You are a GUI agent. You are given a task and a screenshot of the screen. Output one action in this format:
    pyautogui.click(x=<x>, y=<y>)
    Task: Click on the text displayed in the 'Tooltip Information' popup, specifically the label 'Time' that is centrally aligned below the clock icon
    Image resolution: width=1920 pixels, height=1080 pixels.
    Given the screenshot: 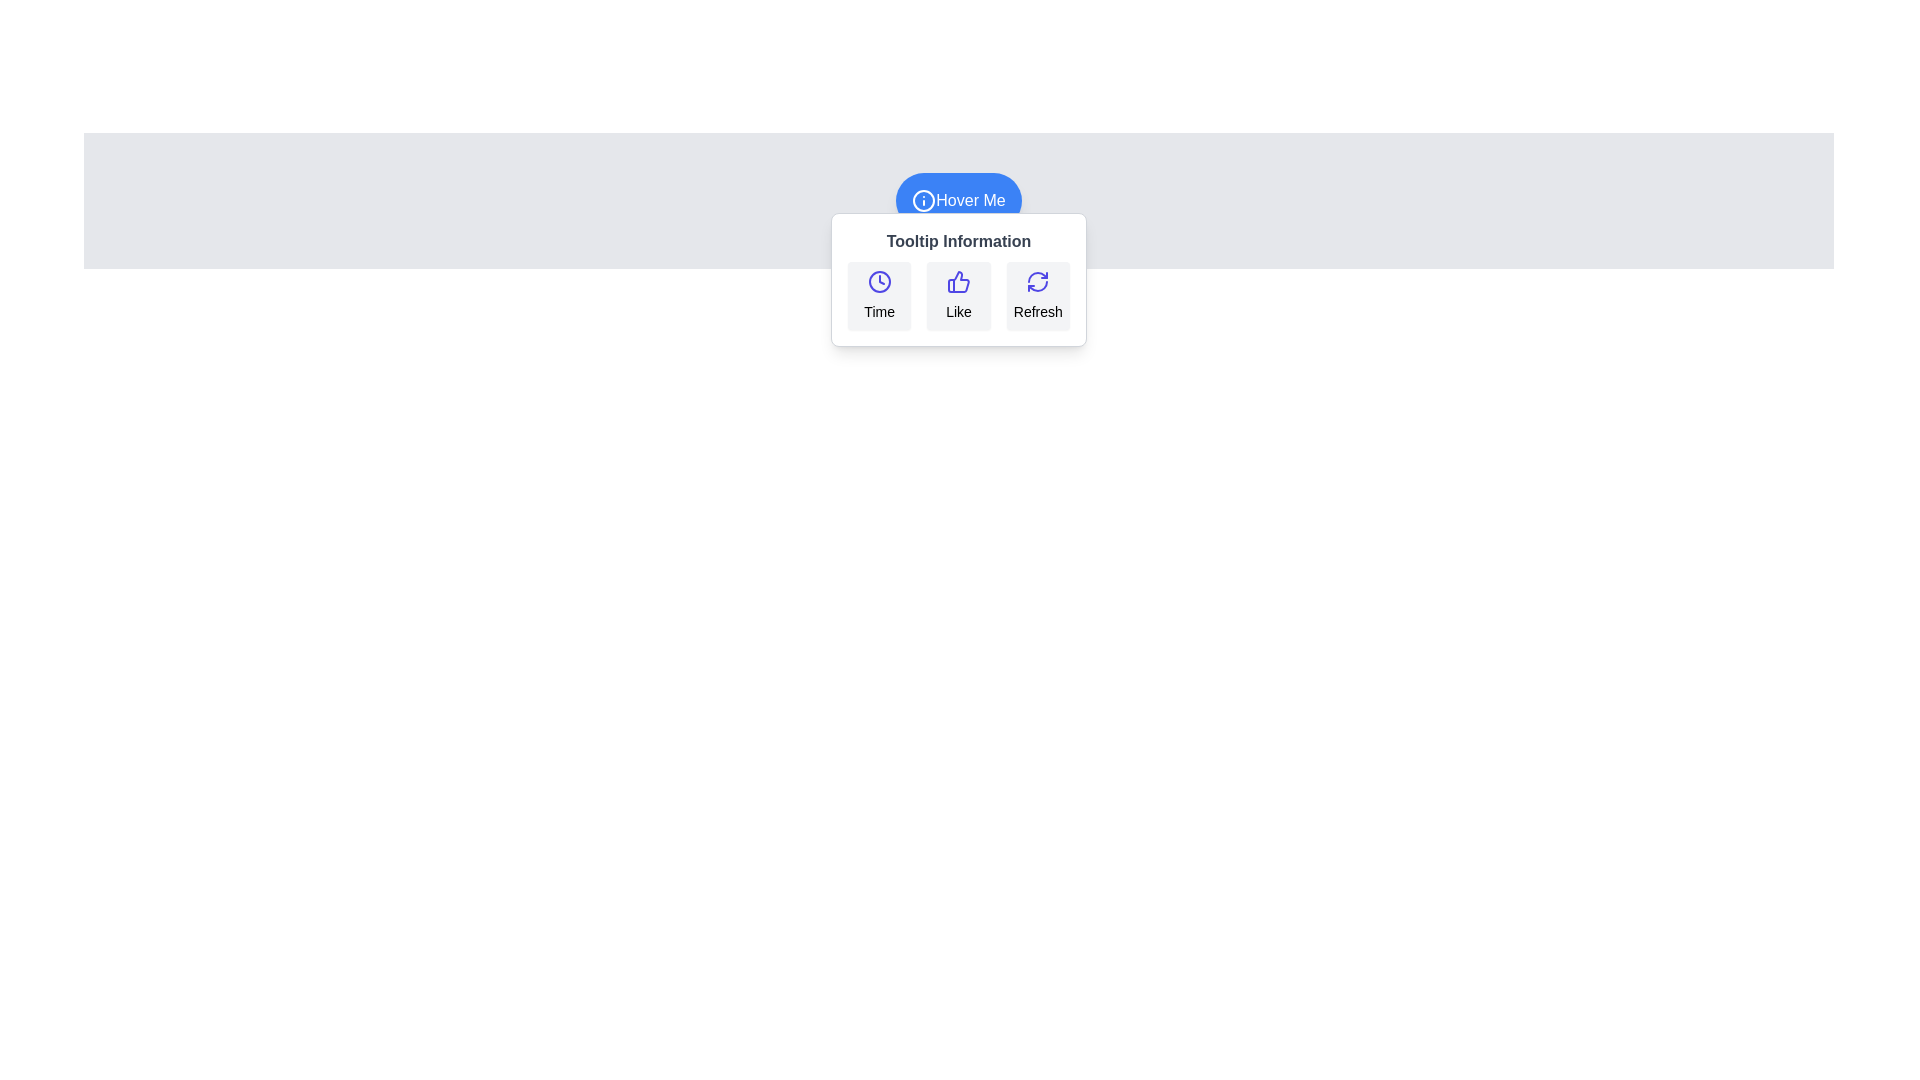 What is the action you would take?
    pyautogui.click(x=879, y=312)
    